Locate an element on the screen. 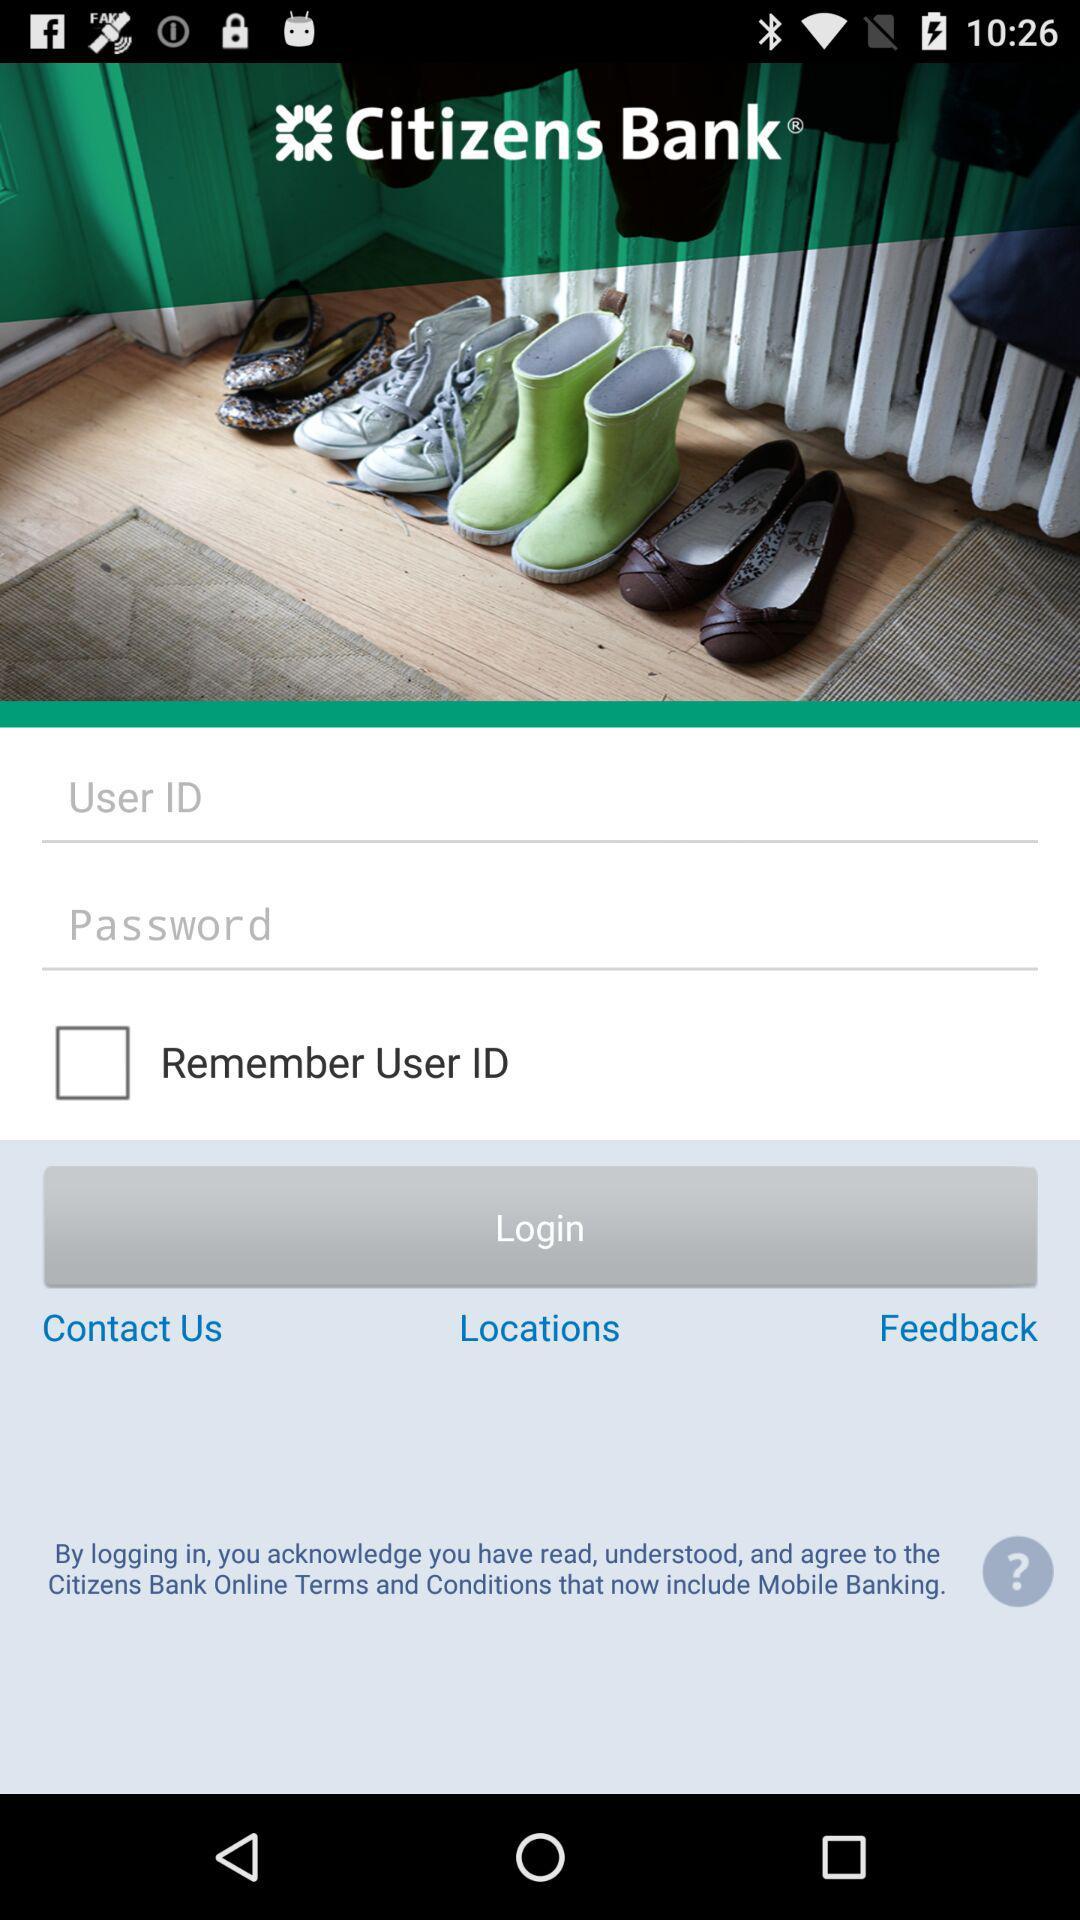  the contact us item is located at coordinates (207, 1326).